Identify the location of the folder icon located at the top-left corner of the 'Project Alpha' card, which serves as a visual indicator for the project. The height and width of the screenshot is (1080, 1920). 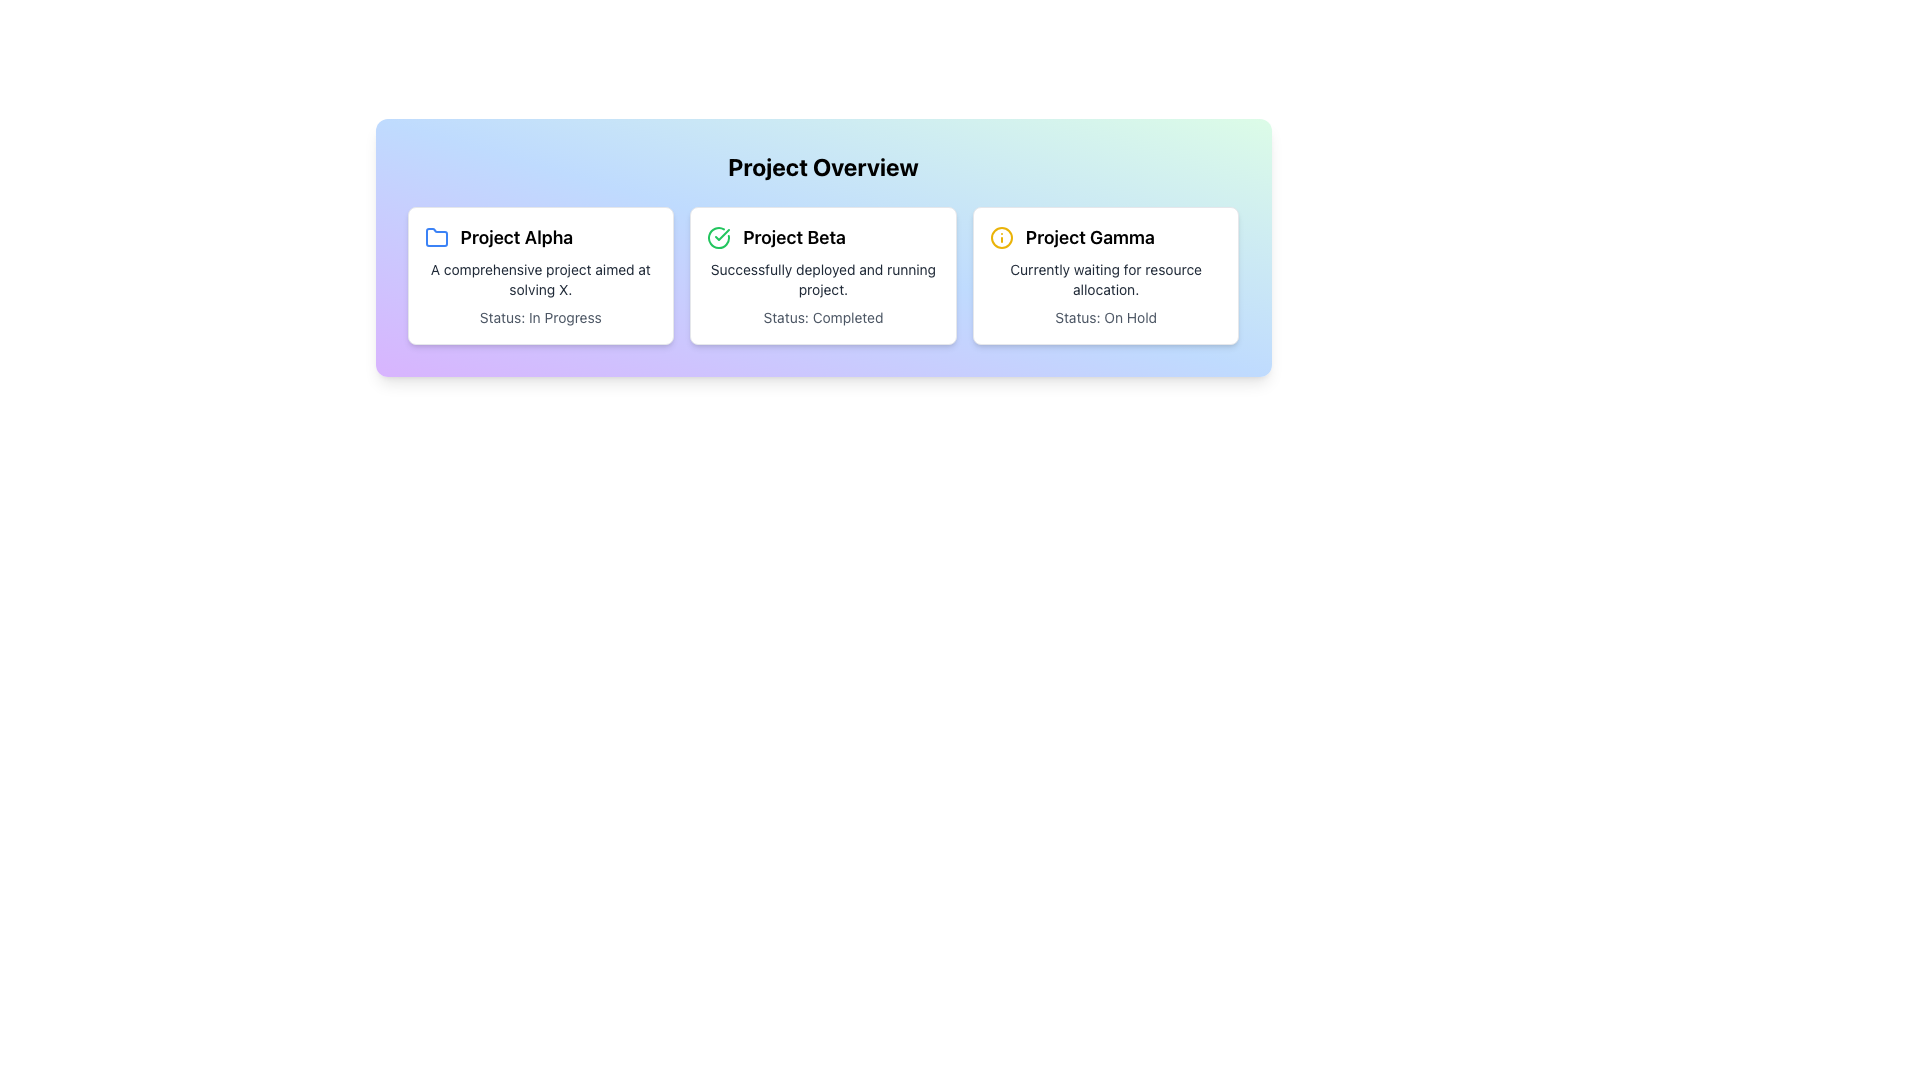
(435, 237).